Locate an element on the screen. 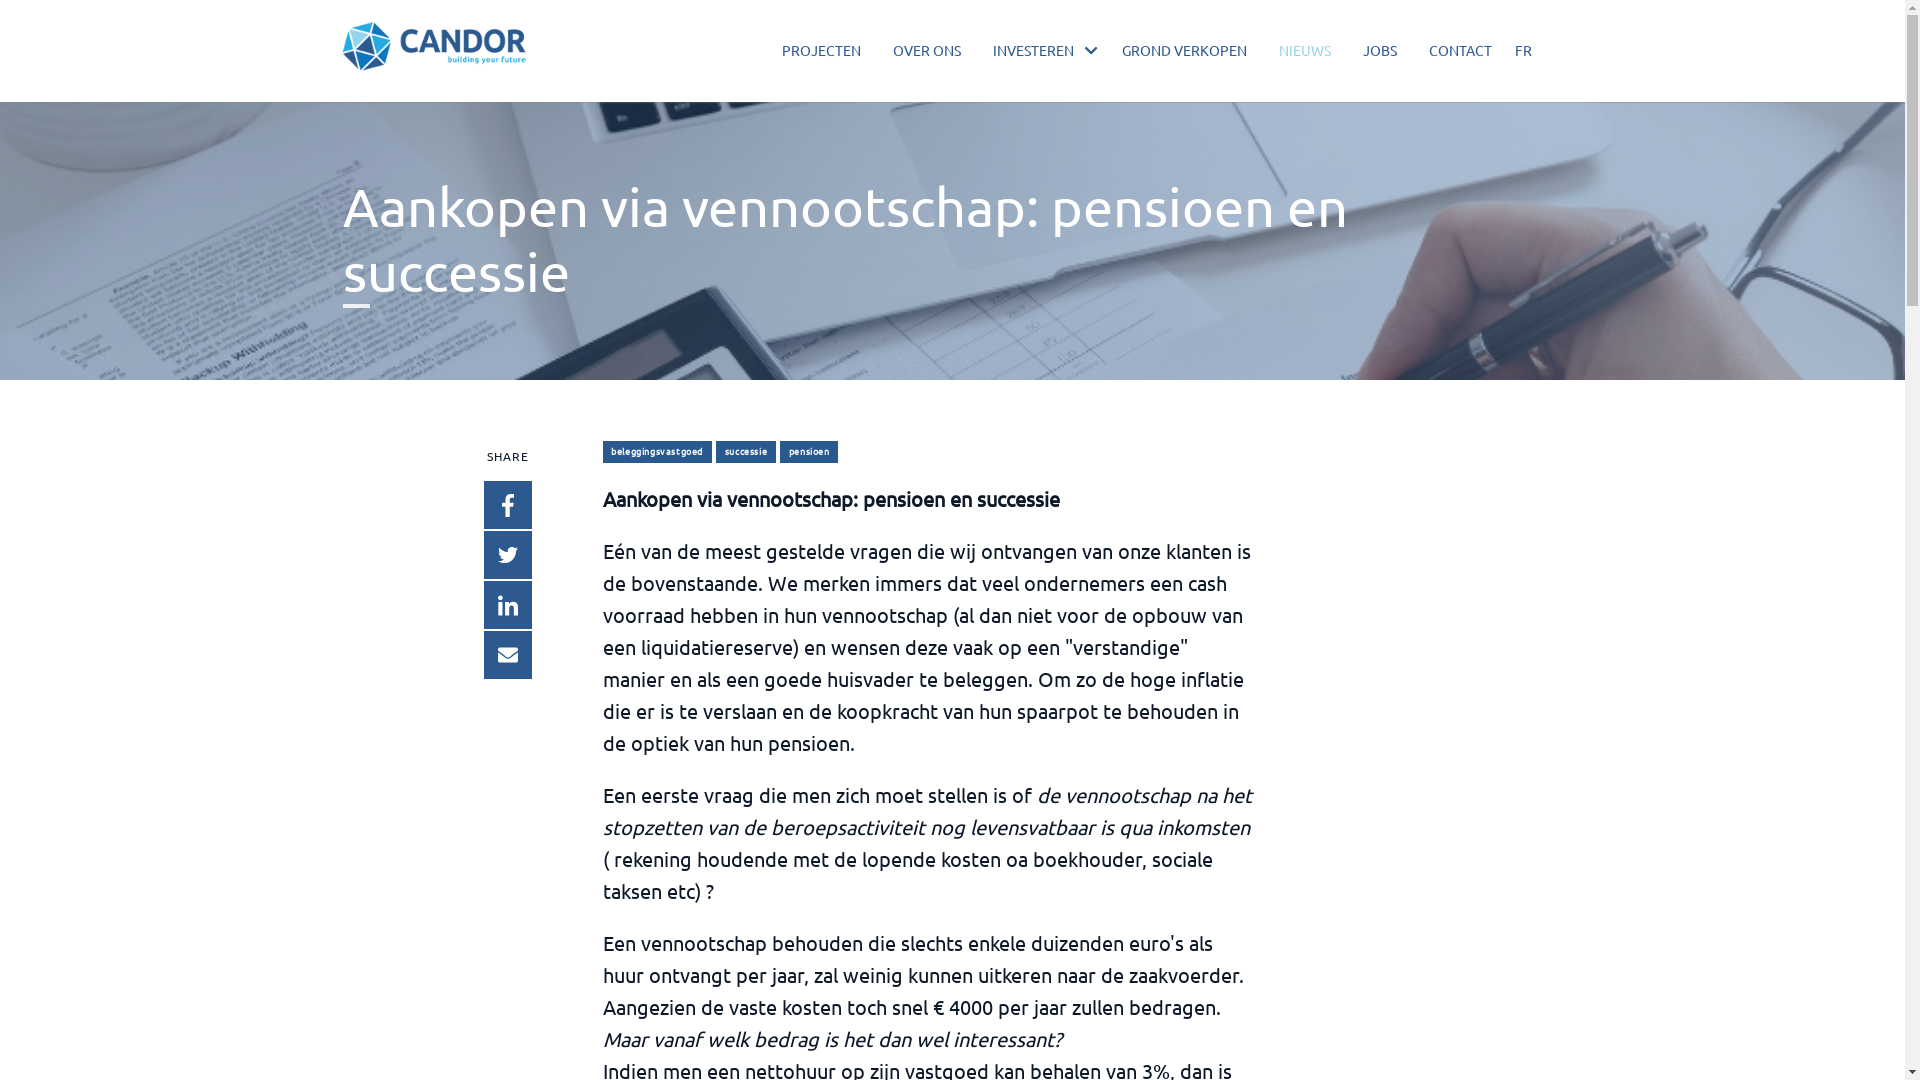 The height and width of the screenshot is (1080, 1920). 'PROJECTEN' is located at coordinates (821, 49).